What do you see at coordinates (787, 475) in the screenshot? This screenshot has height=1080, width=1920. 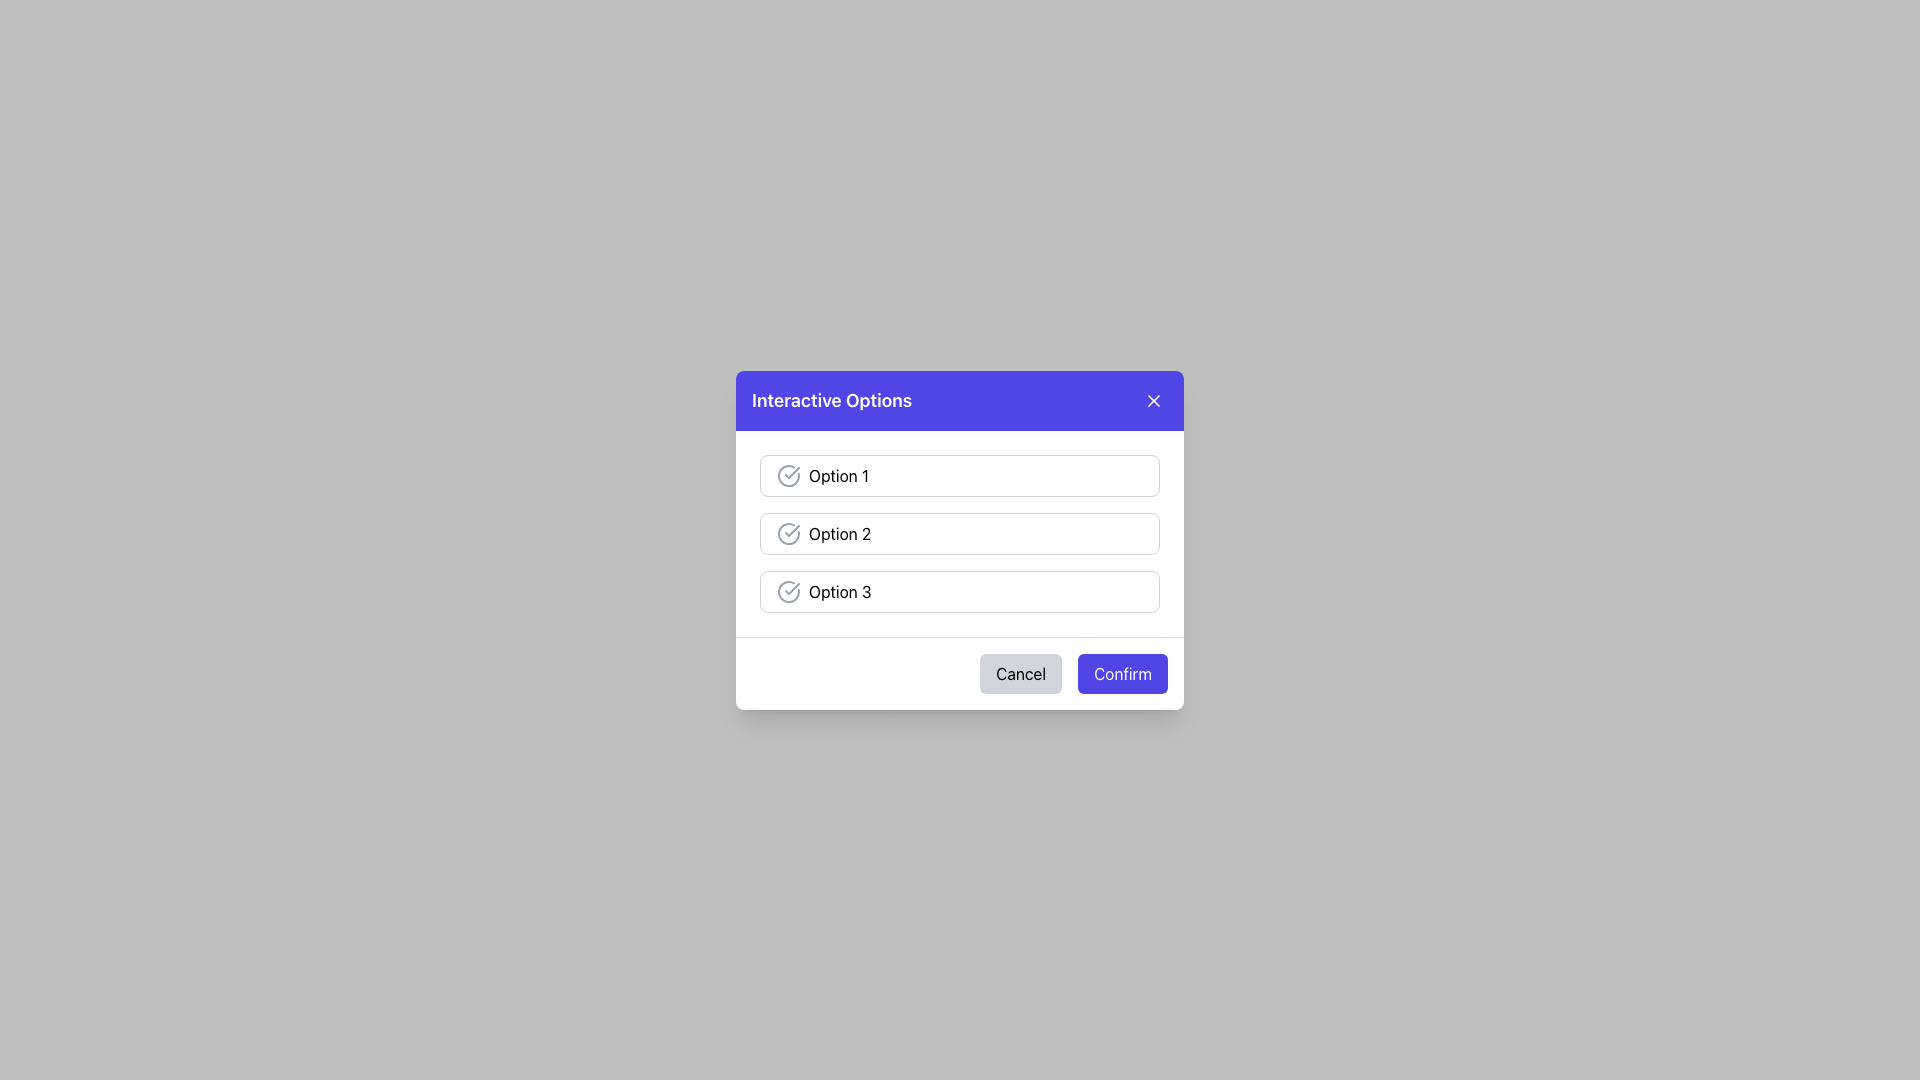 I see `the state of the selection status icon located to the left of 'Option 1' in the 'Interactive Options' list` at bounding box center [787, 475].